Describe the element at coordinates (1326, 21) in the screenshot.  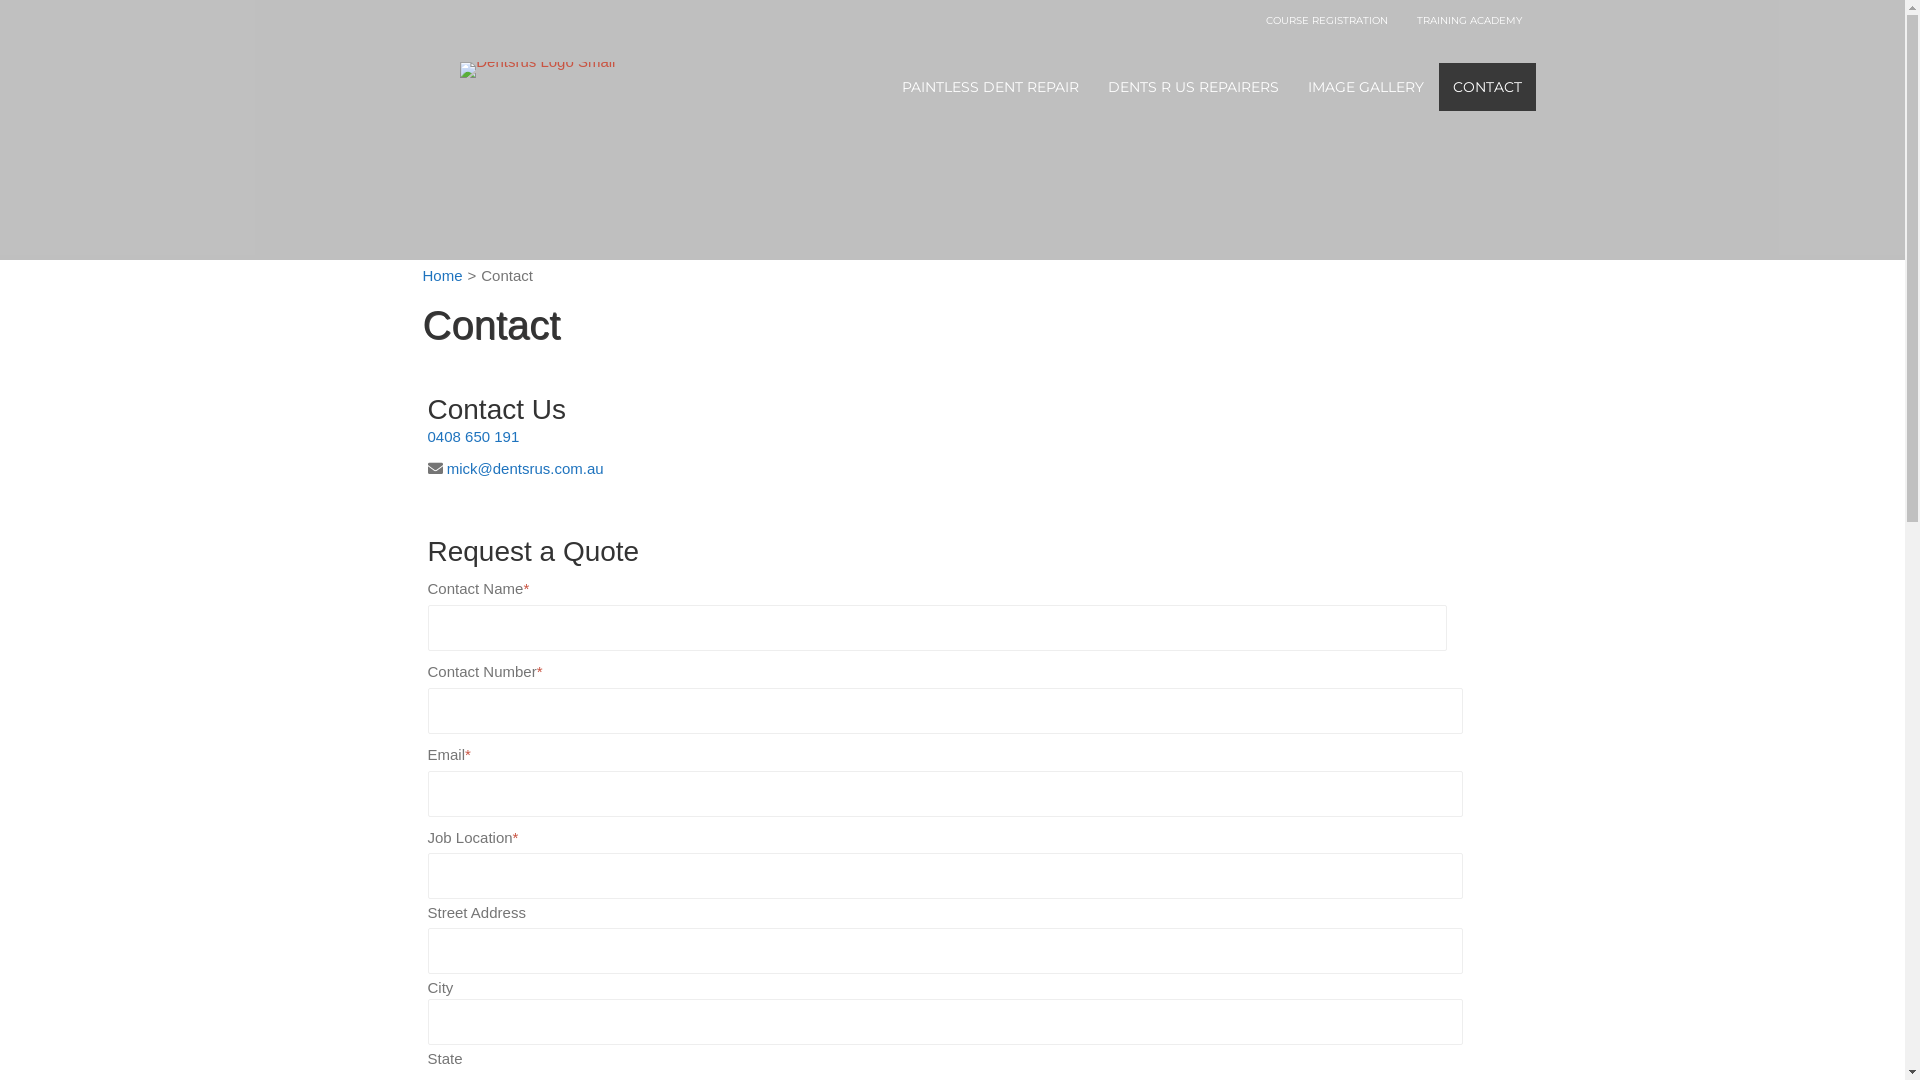
I see `'COURSE REGISTRATION'` at that location.